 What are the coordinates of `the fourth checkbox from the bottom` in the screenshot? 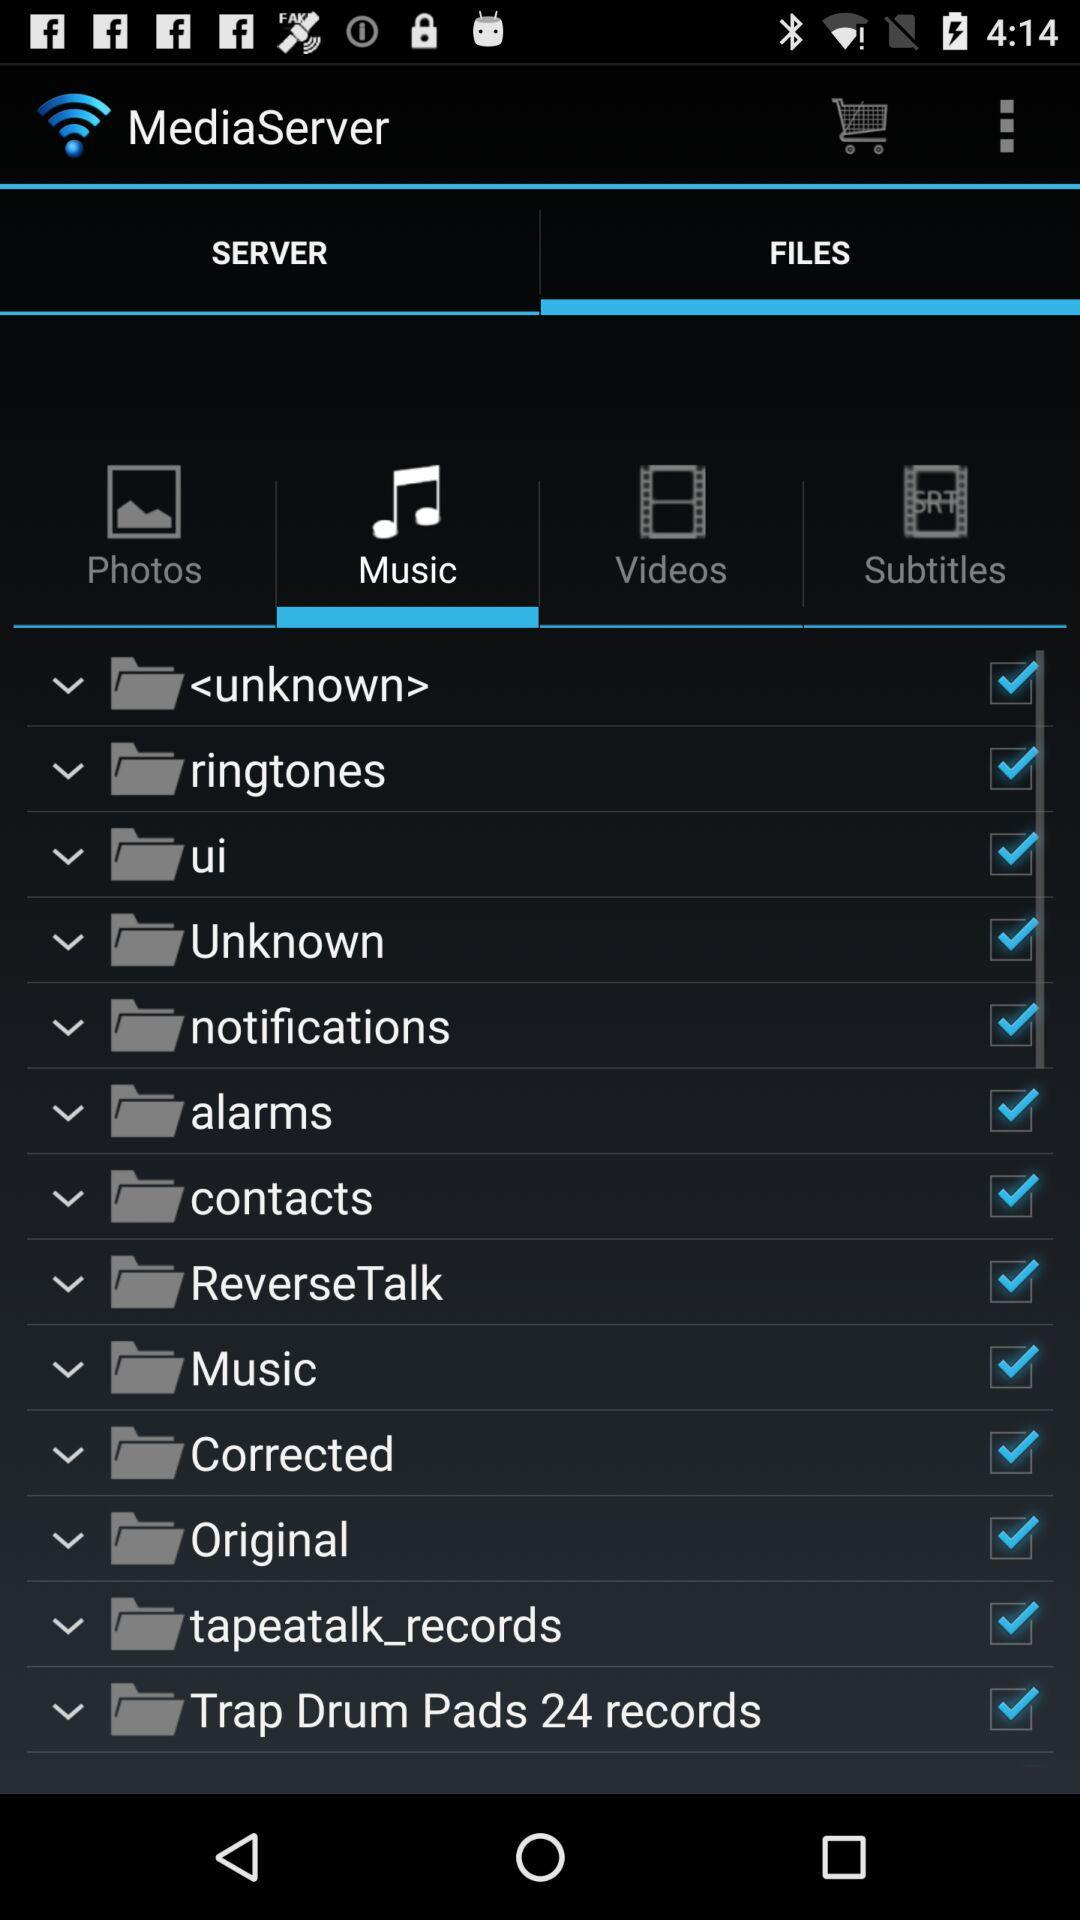 It's located at (1010, 1453).